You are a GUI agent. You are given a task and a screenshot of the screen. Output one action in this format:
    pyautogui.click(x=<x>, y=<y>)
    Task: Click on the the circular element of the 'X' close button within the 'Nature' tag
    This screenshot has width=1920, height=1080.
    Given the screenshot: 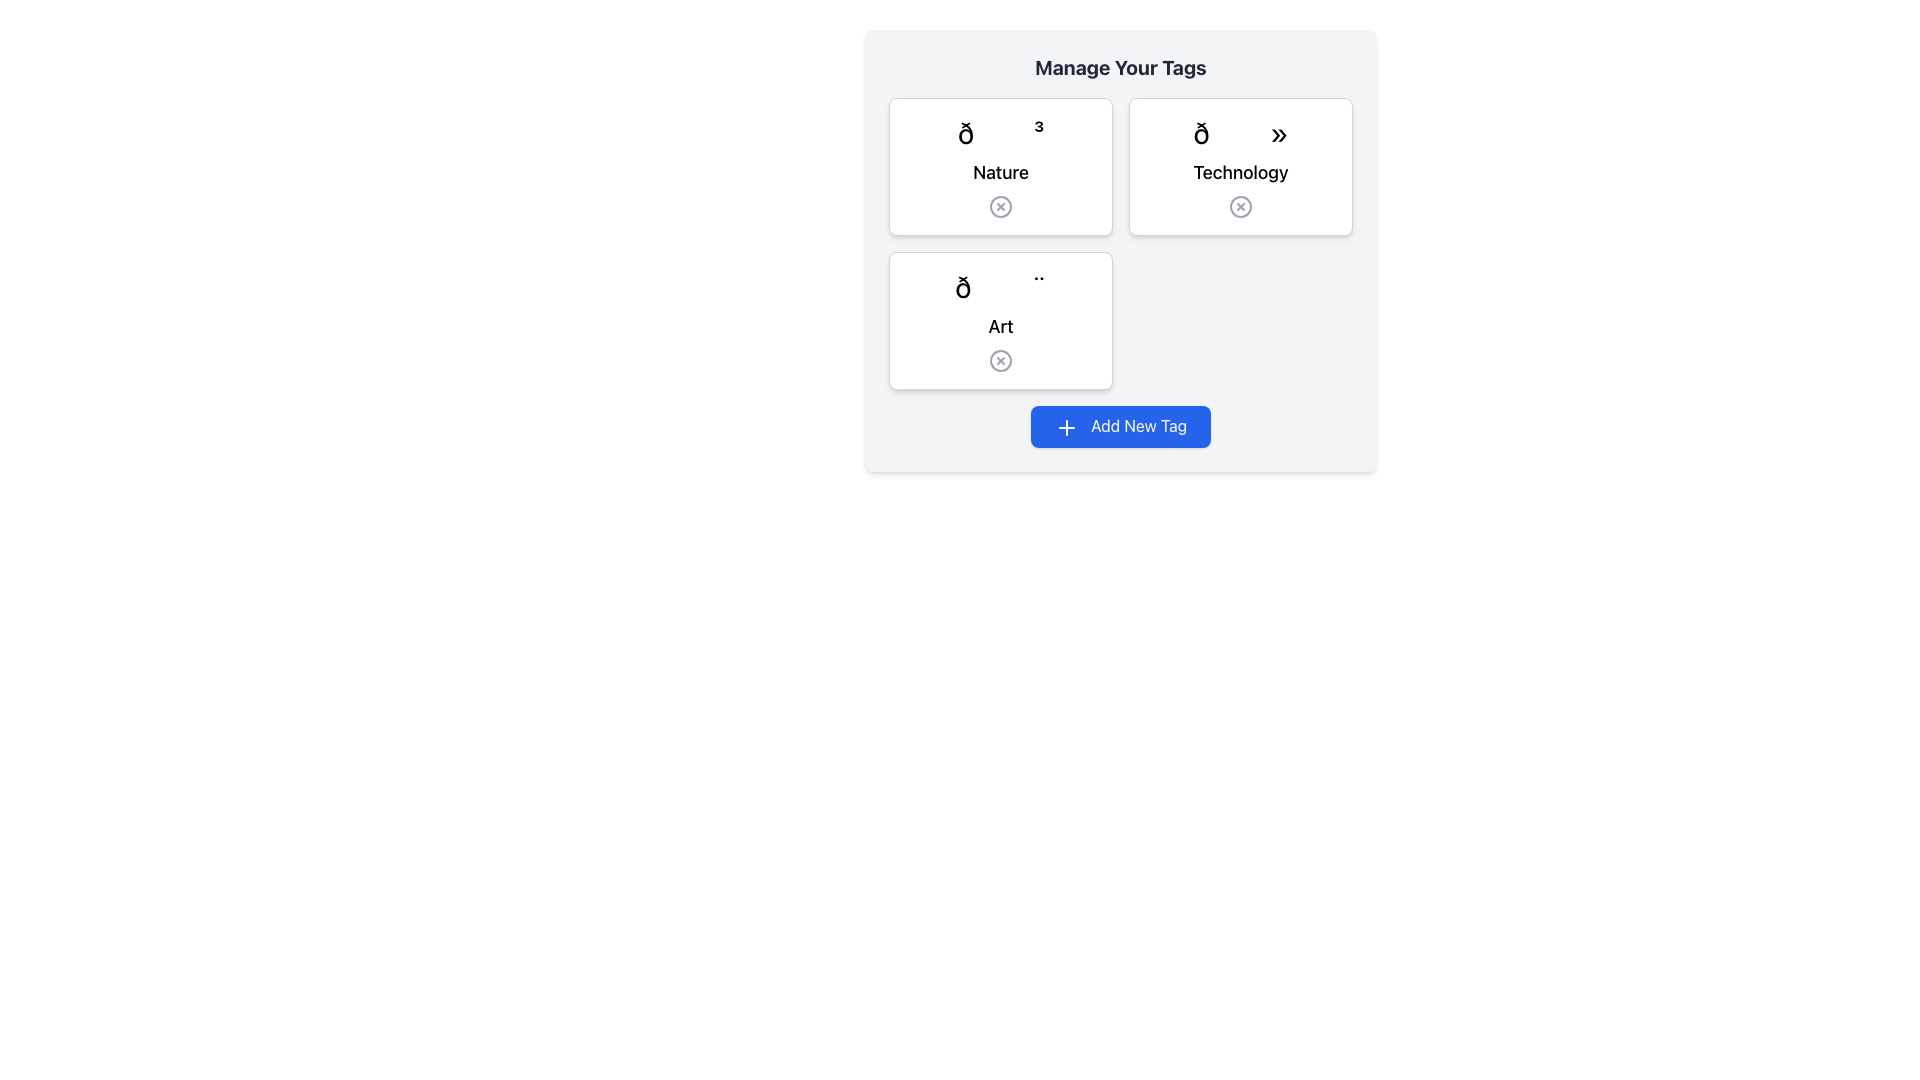 What is the action you would take?
    pyautogui.click(x=1001, y=207)
    